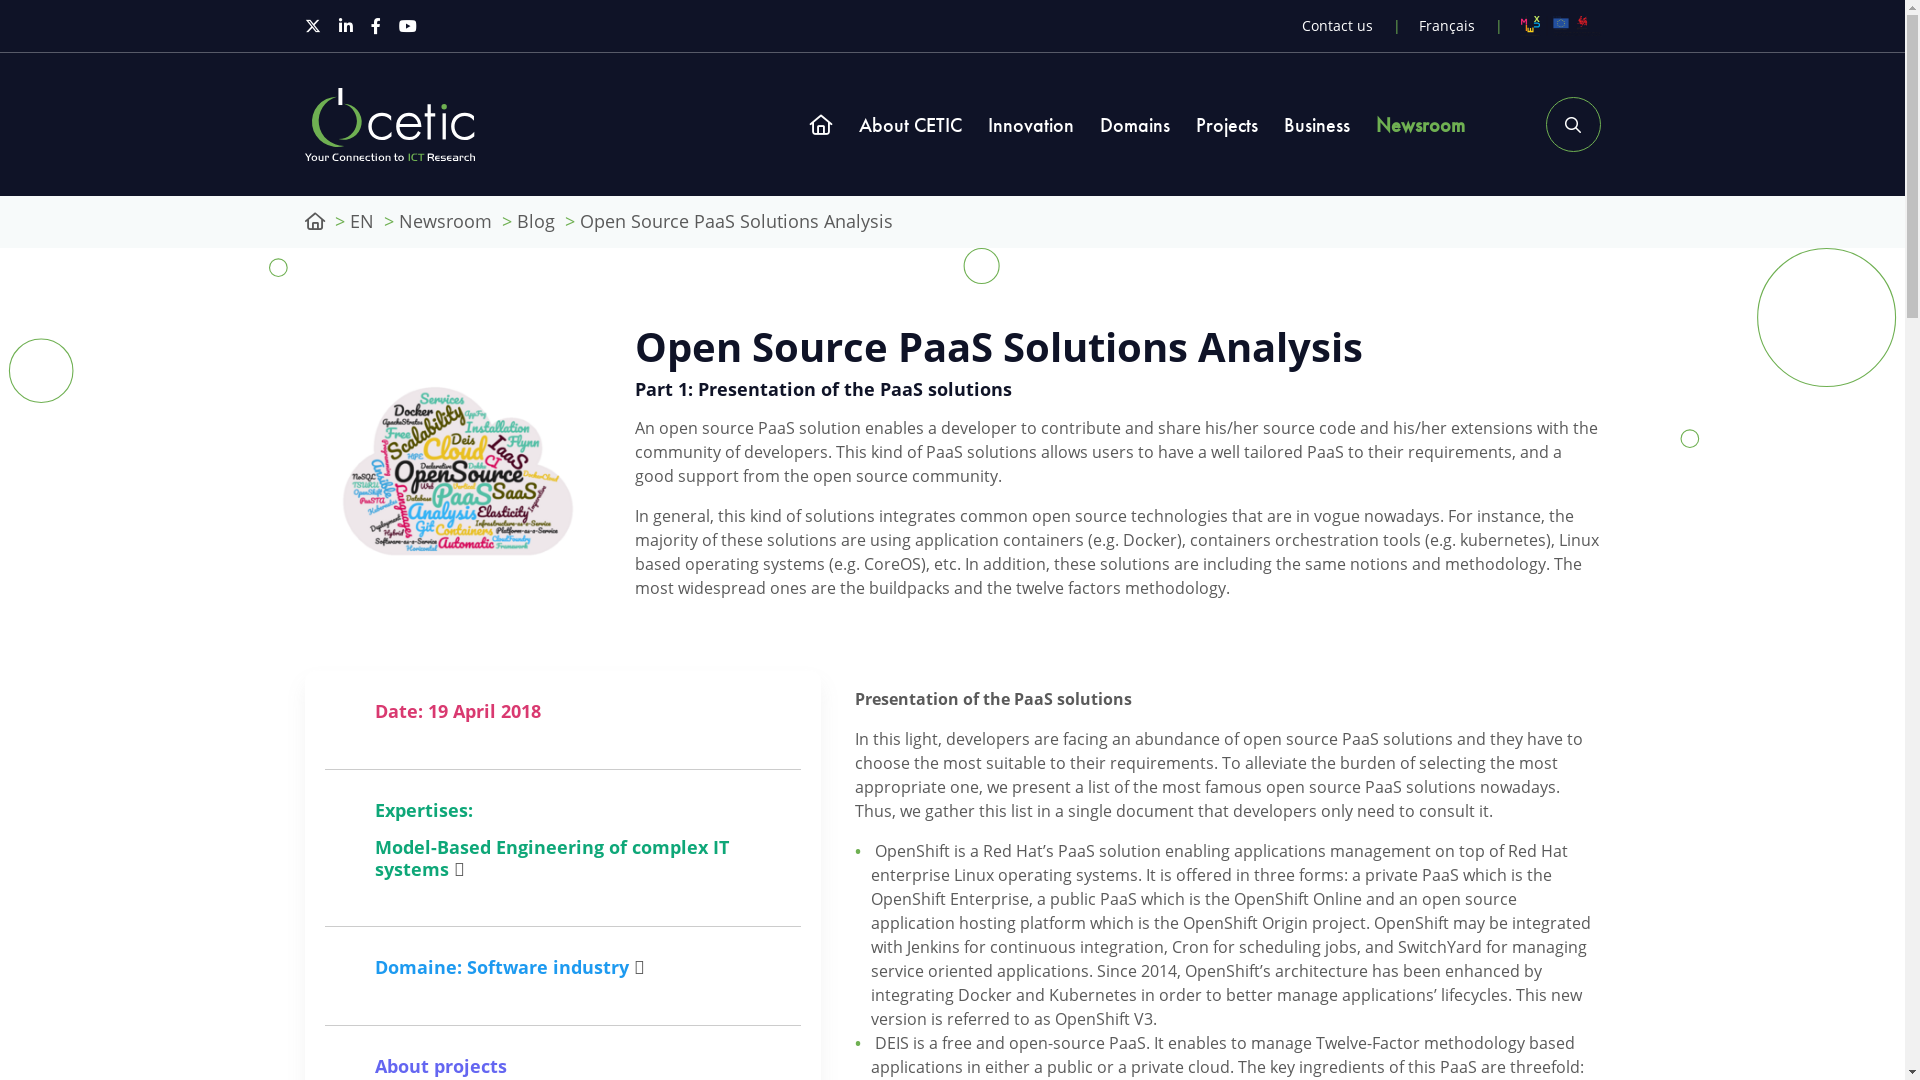 This screenshot has height=1080, width=1920. What do you see at coordinates (1134, 124) in the screenshot?
I see `'Domains'` at bounding box center [1134, 124].